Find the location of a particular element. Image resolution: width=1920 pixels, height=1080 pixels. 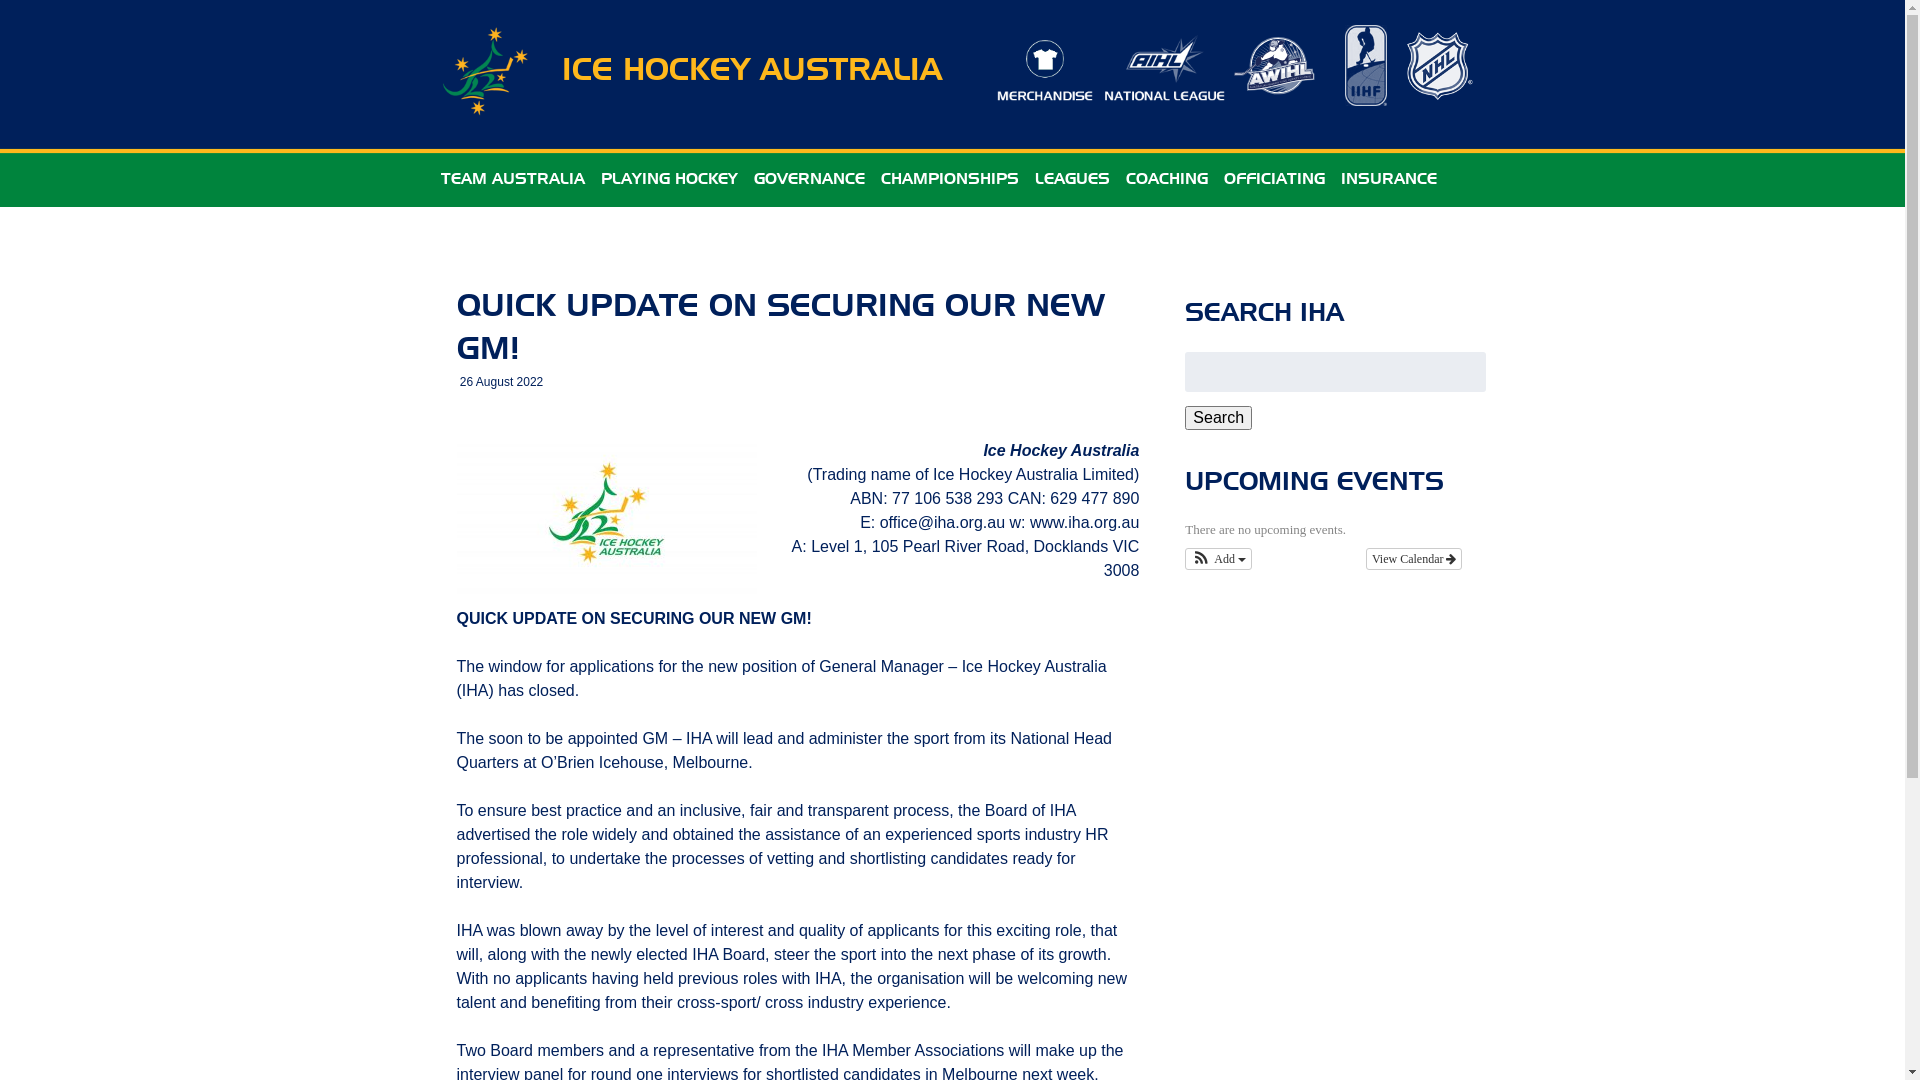

'GOVERNANCE' is located at coordinates (809, 180).